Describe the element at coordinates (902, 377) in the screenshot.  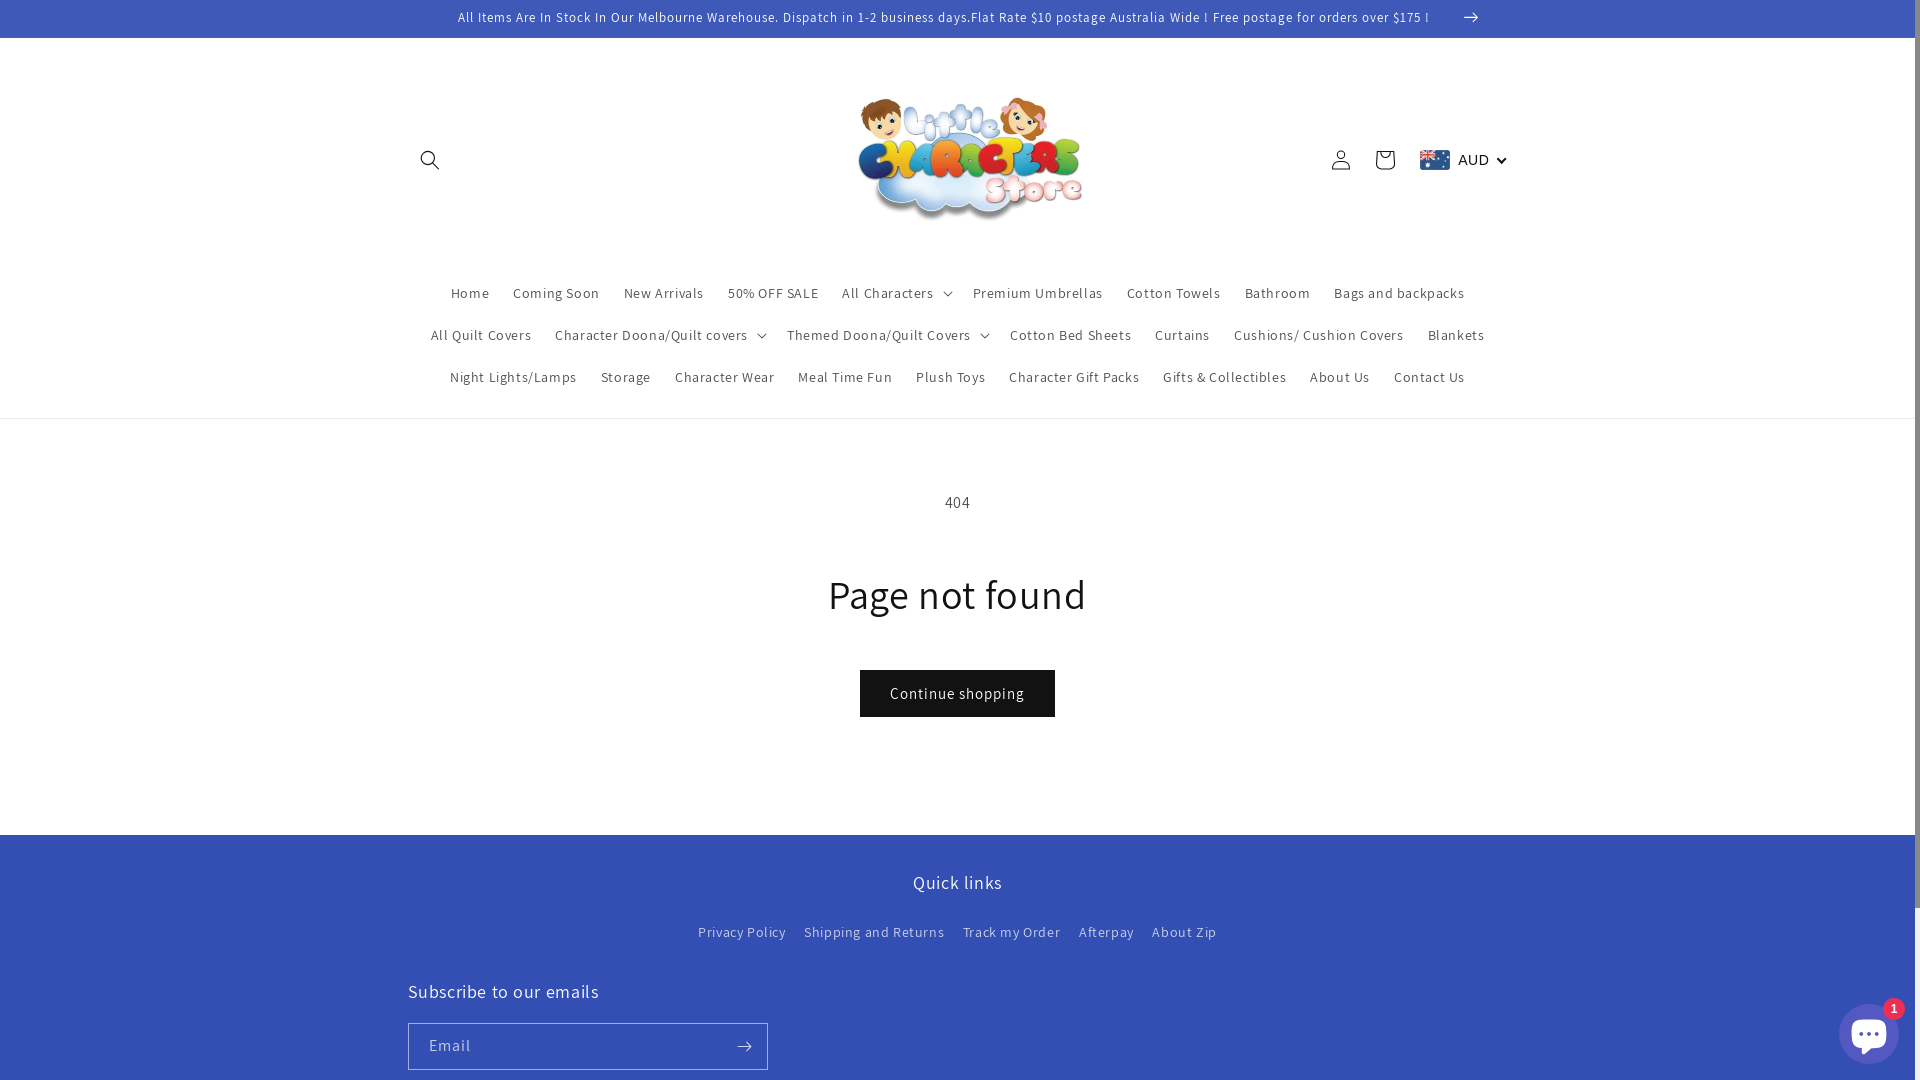
I see `'Plush Toys'` at that location.